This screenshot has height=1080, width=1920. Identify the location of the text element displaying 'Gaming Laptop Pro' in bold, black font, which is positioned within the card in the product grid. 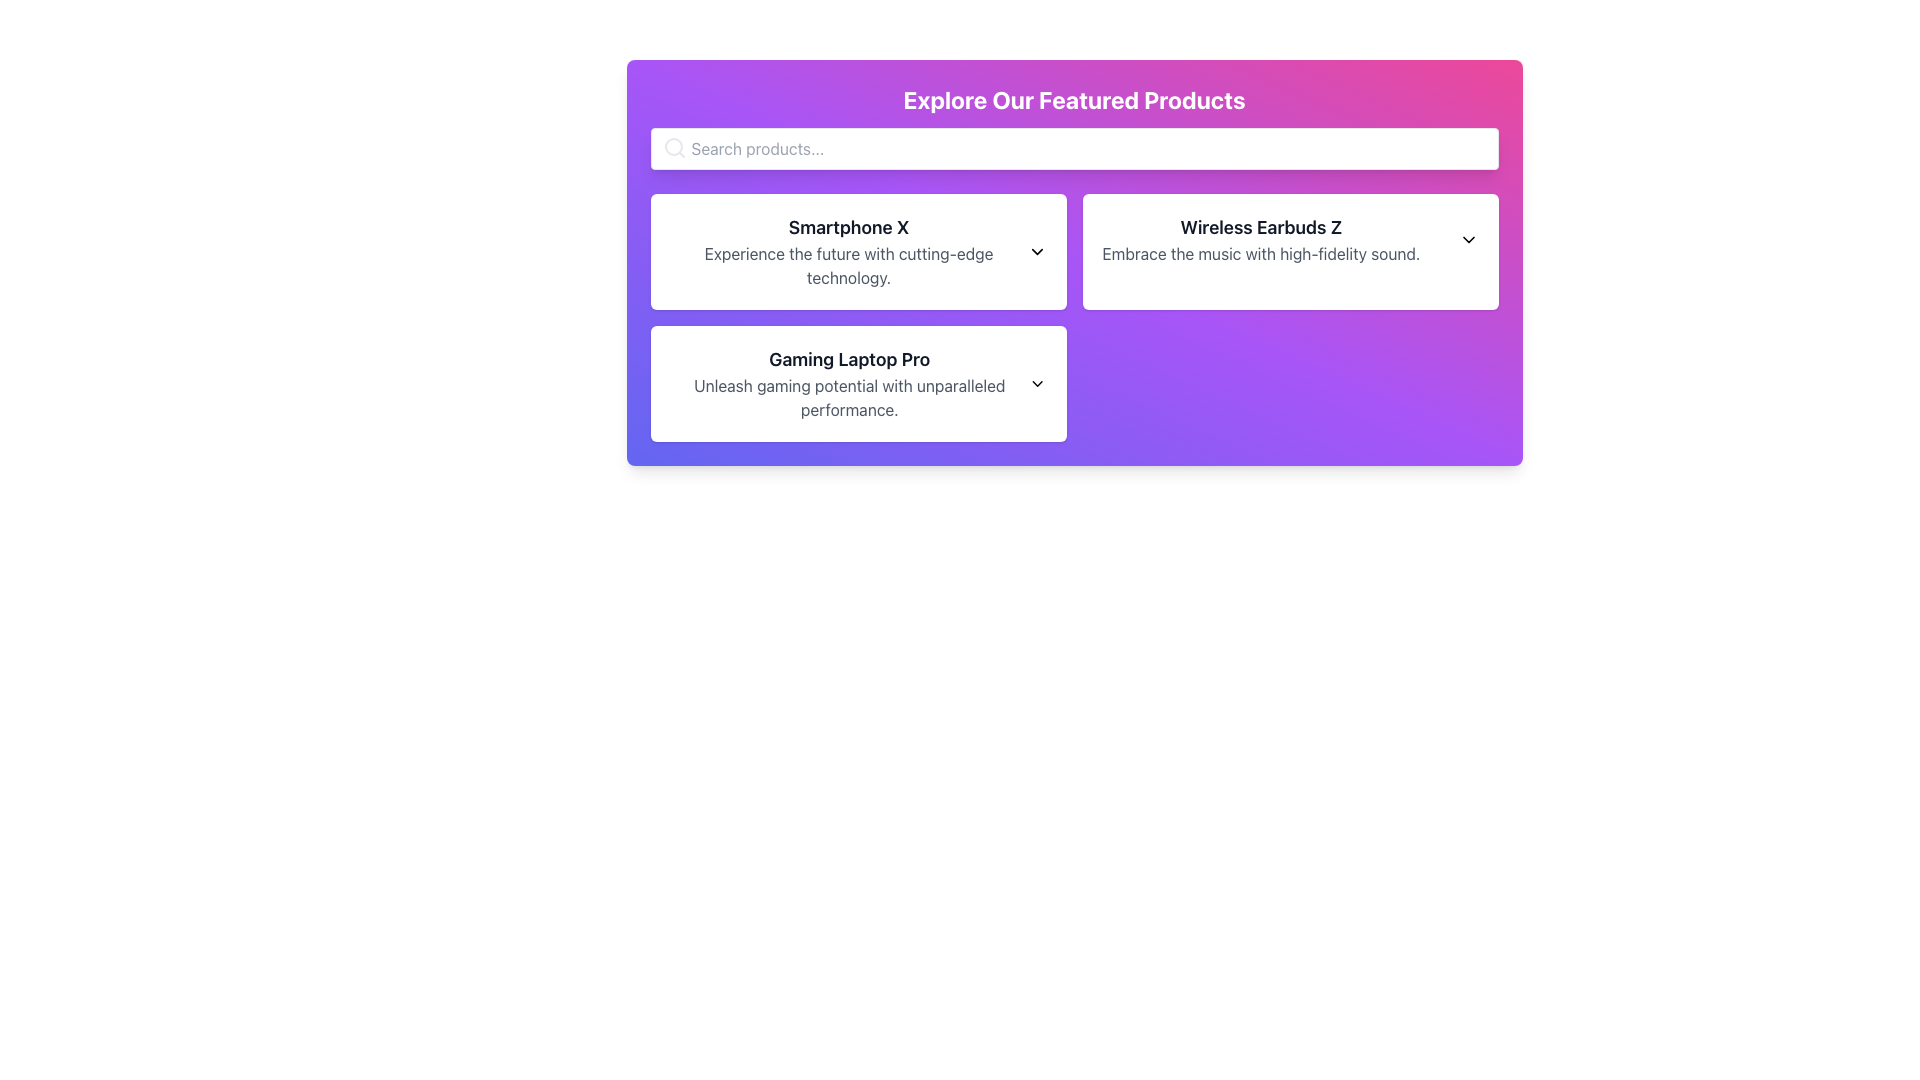
(849, 358).